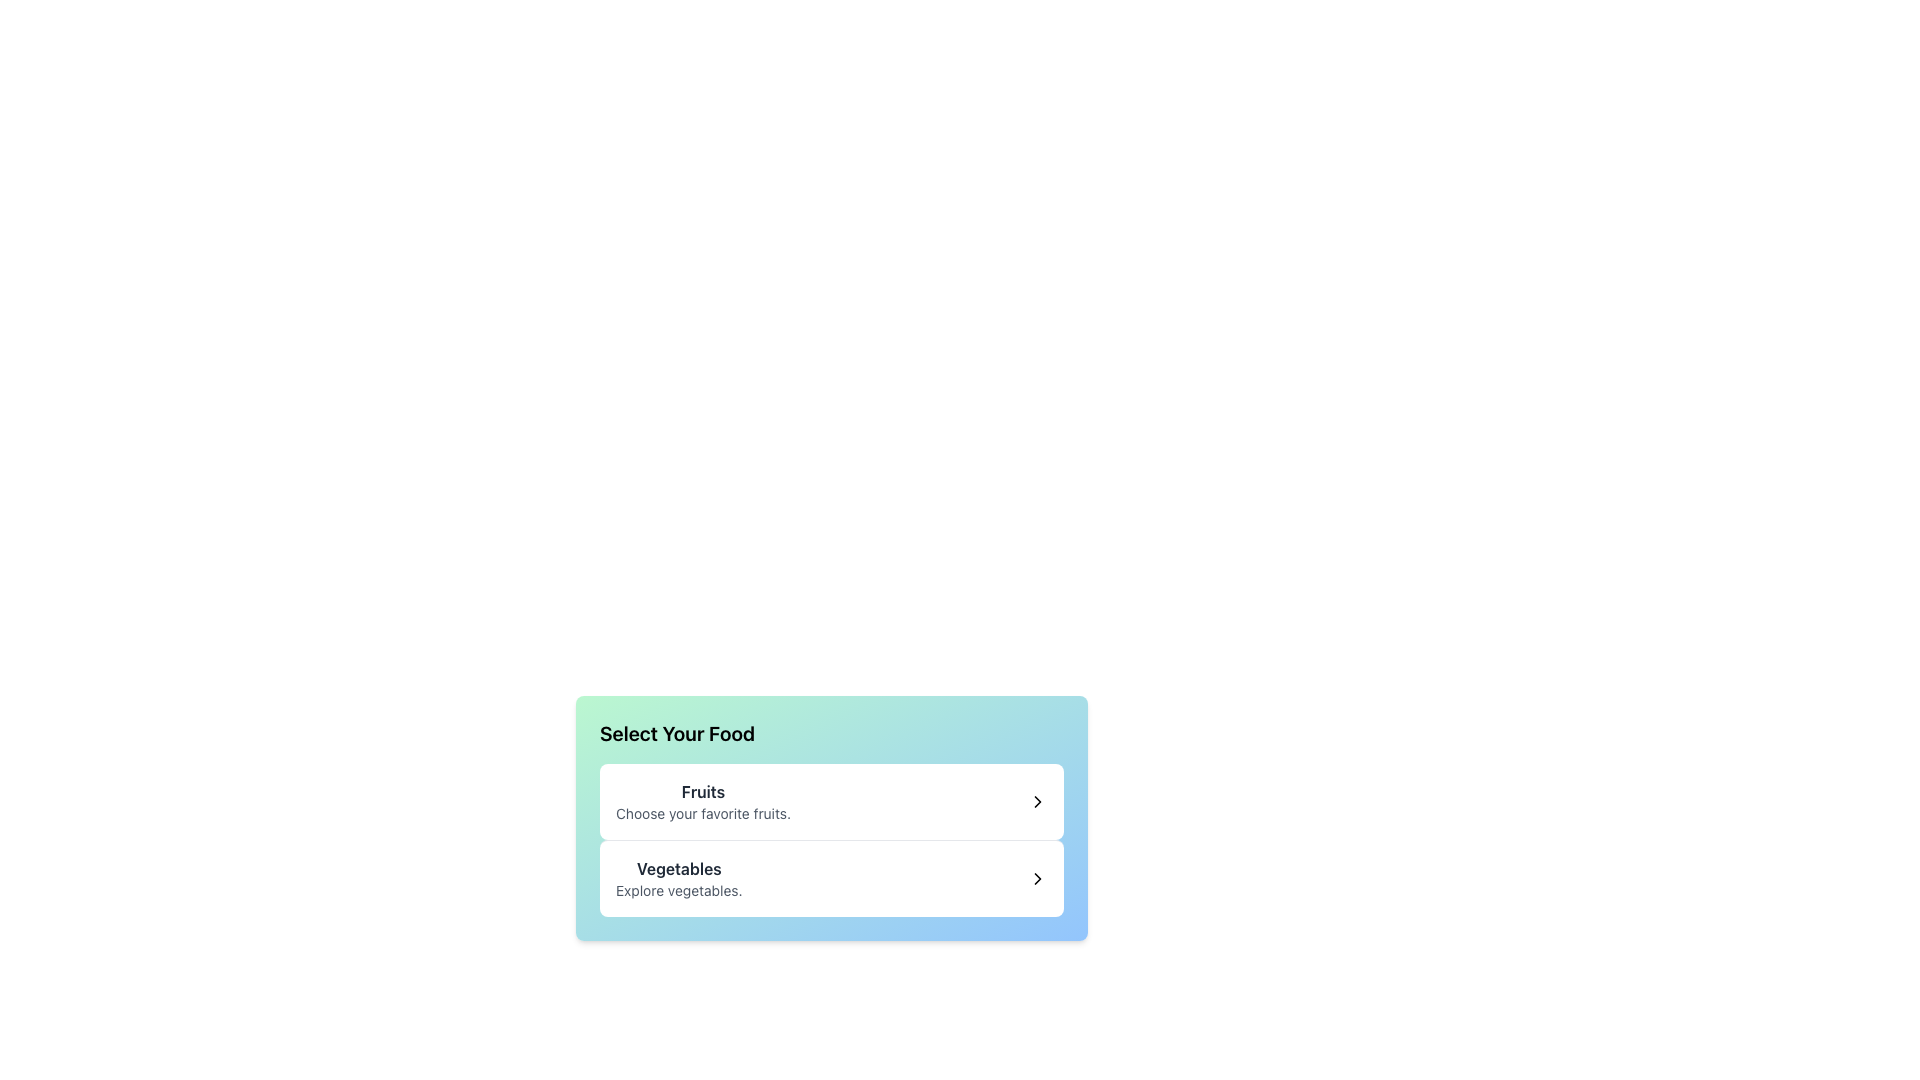 Image resolution: width=1920 pixels, height=1080 pixels. Describe the element at coordinates (831, 877) in the screenshot. I see `the list item styled as a button labeled 'Vegetables' which is the second item in the selectable list under 'Select Your Food.'` at that location.